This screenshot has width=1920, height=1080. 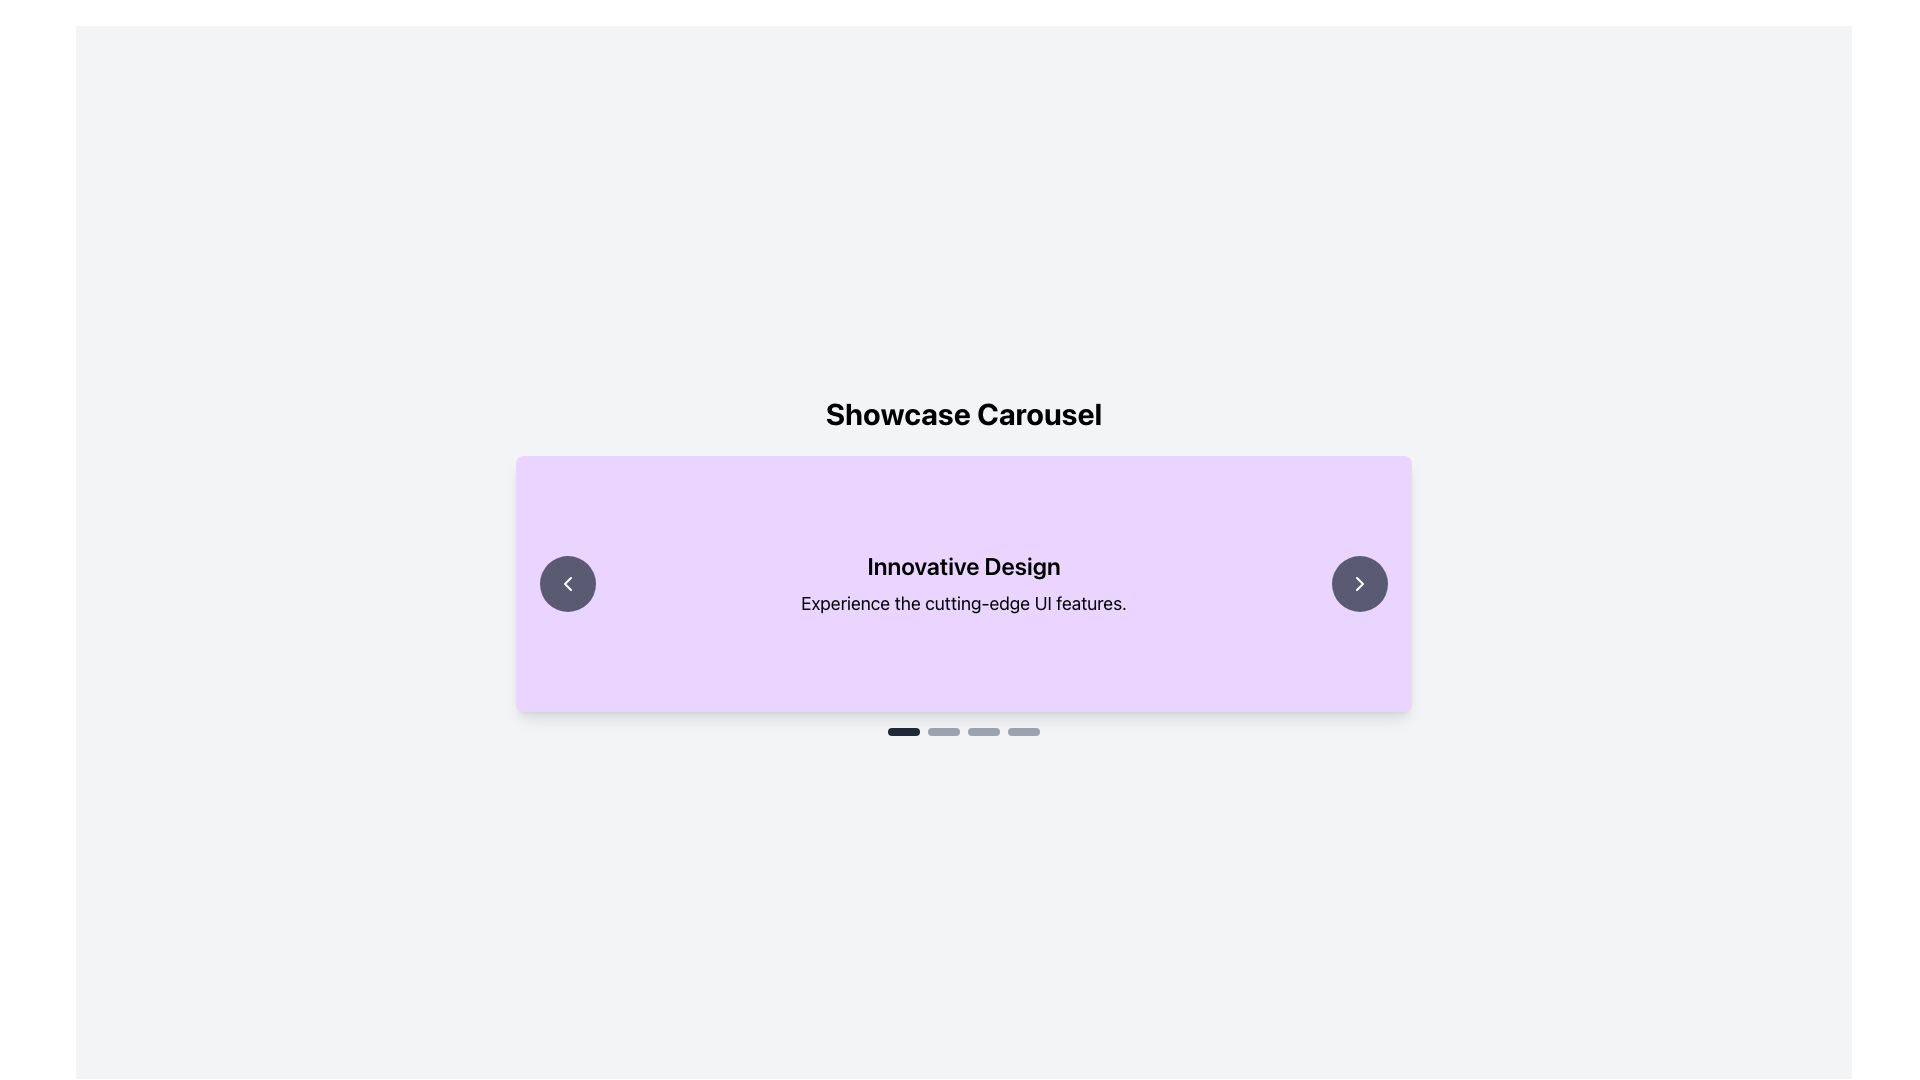 What do you see at coordinates (964, 583) in the screenshot?
I see `text from the 'Innovative Design' text block element, which is centered within a purple rectangular card and contains the messages 'Innovative Design' and 'Experience the cutting-edge UI features.'` at bounding box center [964, 583].